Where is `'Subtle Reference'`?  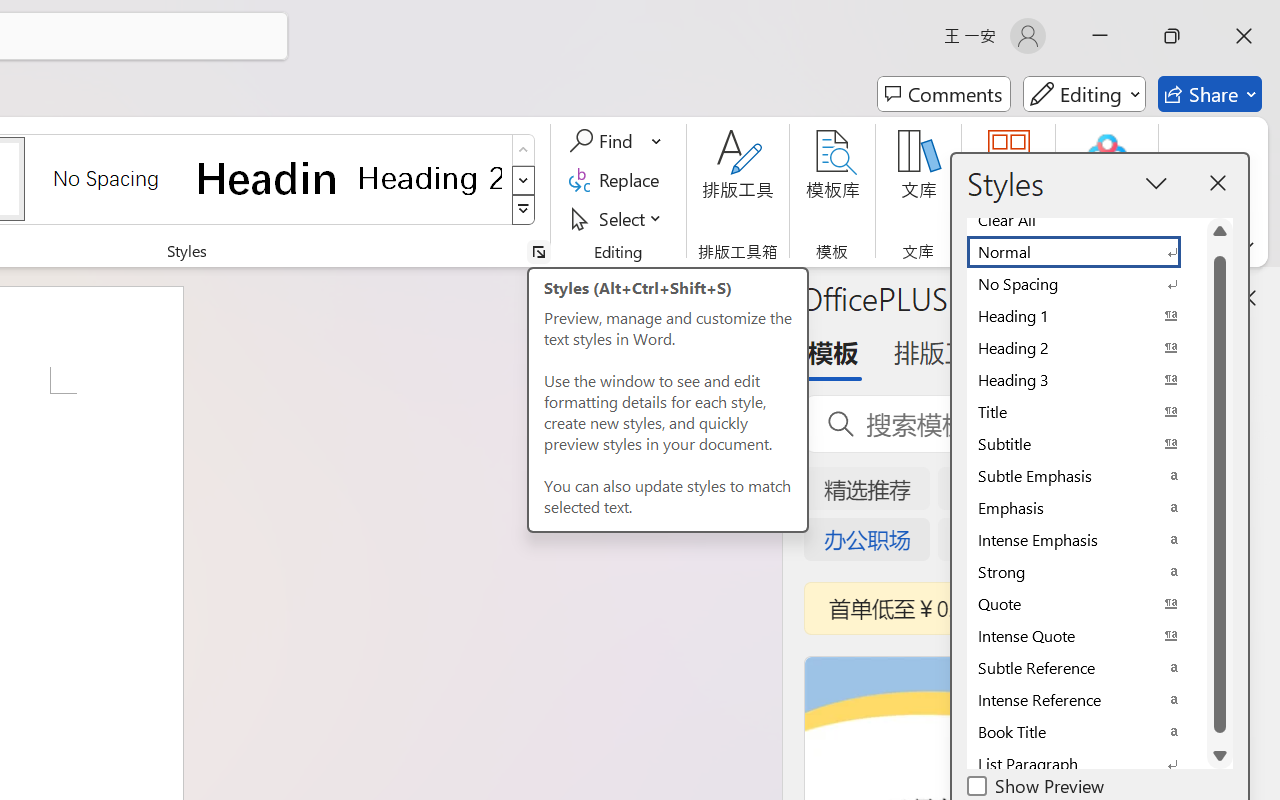 'Subtle Reference' is located at coordinates (1085, 668).